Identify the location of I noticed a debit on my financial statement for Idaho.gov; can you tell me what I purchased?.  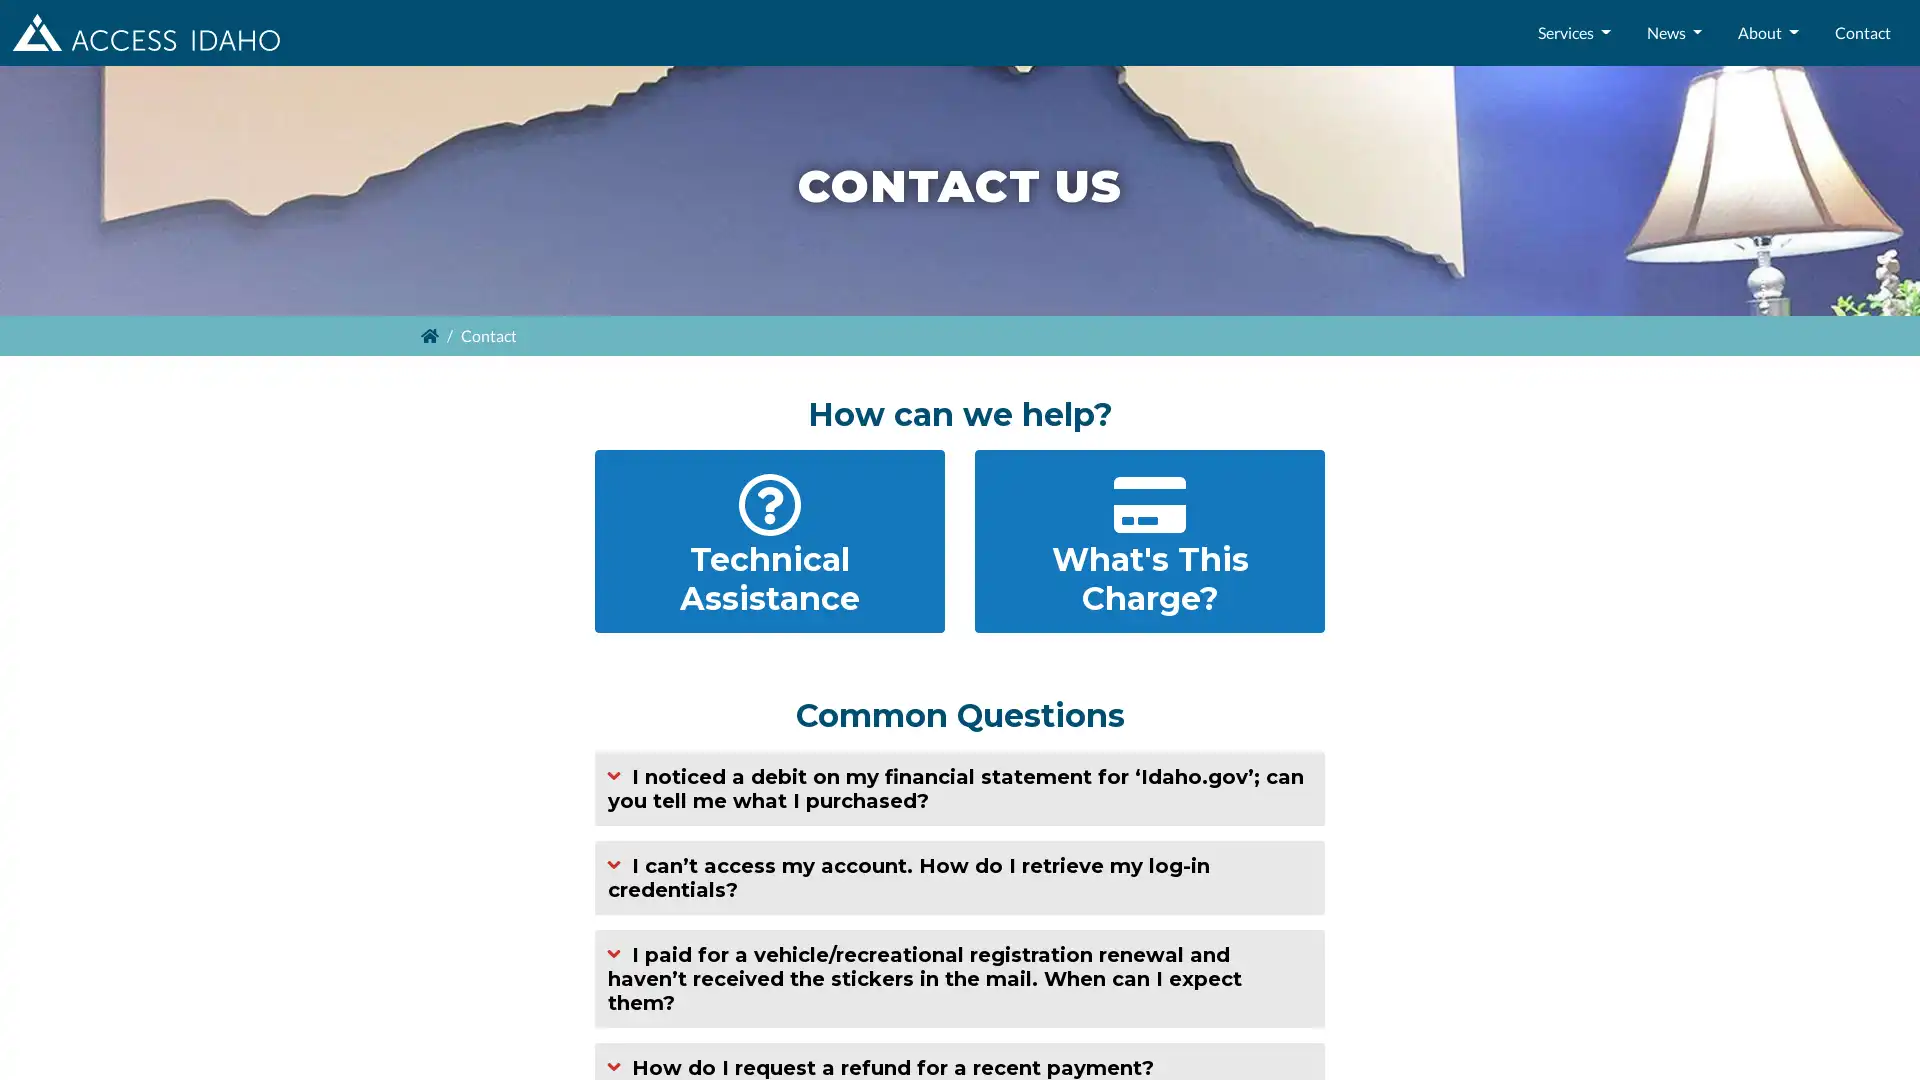
(960, 786).